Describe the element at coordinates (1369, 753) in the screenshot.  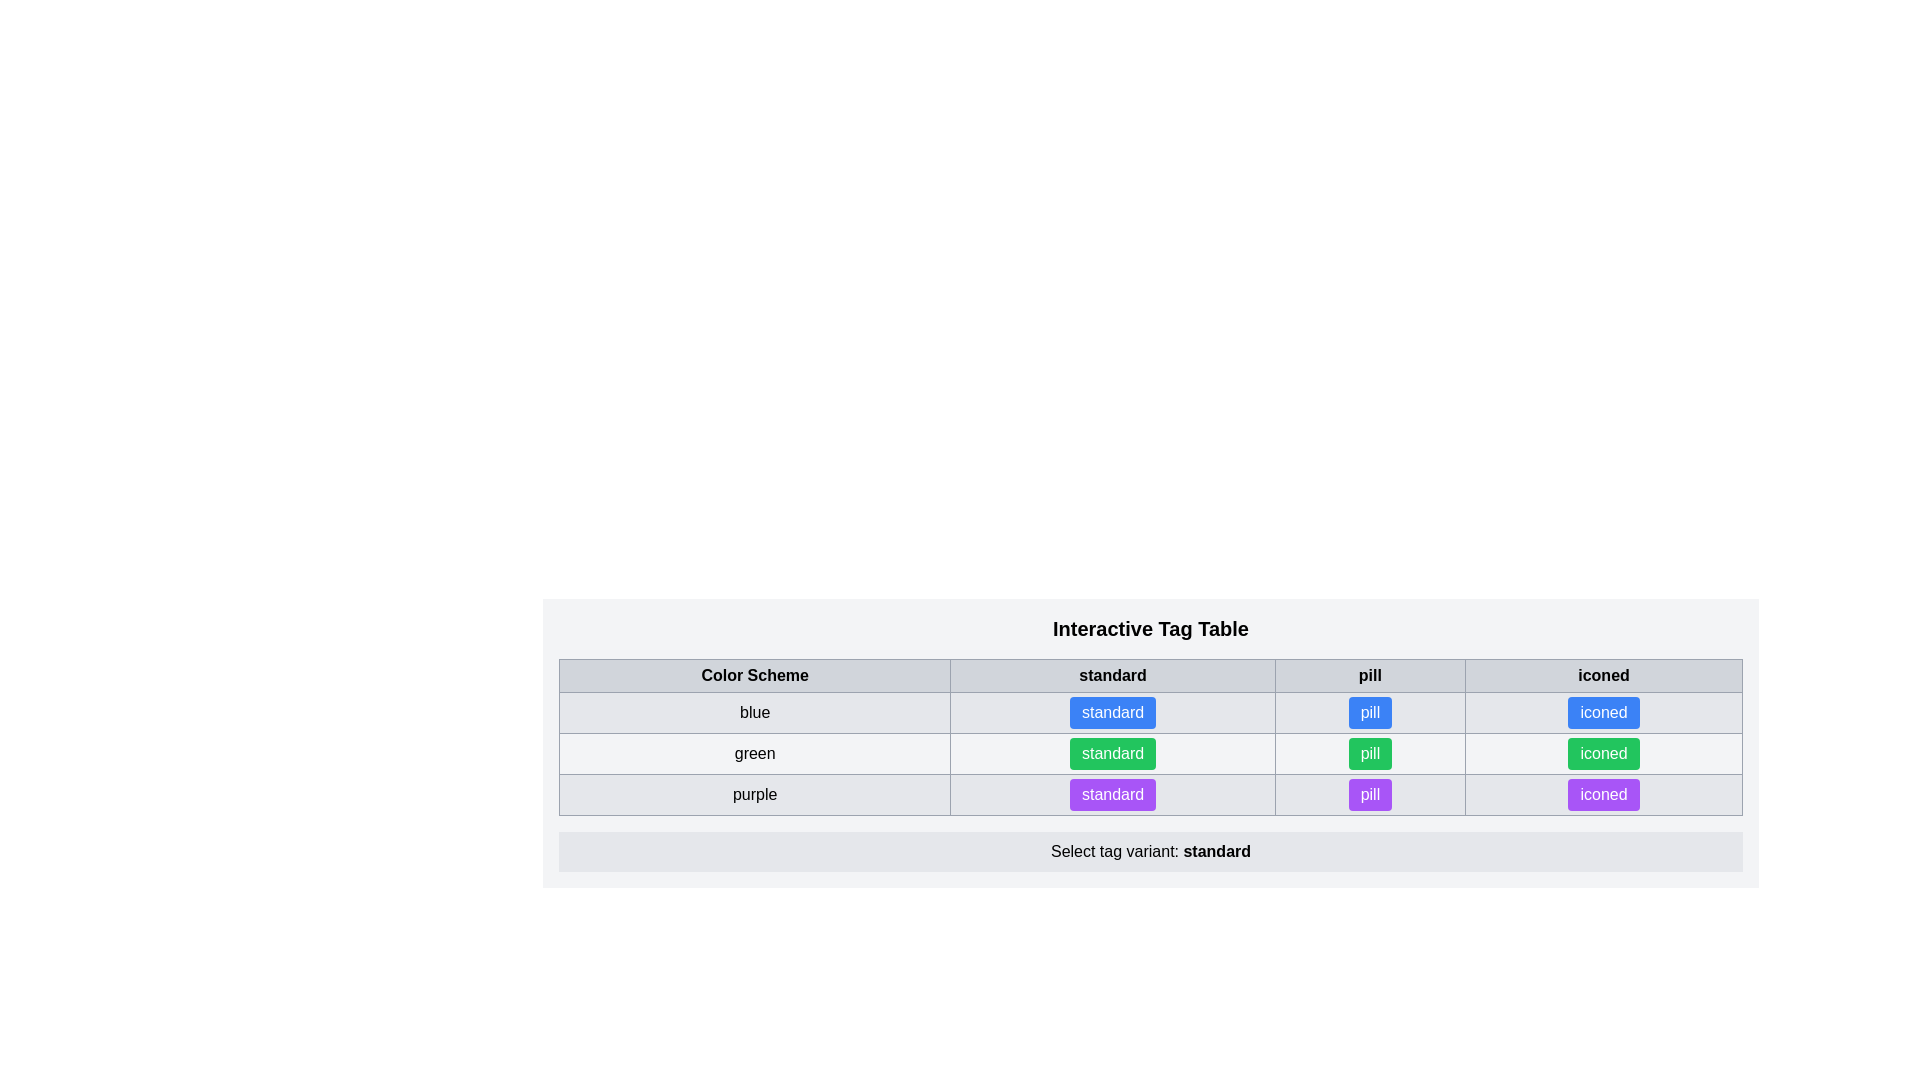
I see `the green button in the 'pill' column of the second row in the 'Interactive Tag Table'` at that location.